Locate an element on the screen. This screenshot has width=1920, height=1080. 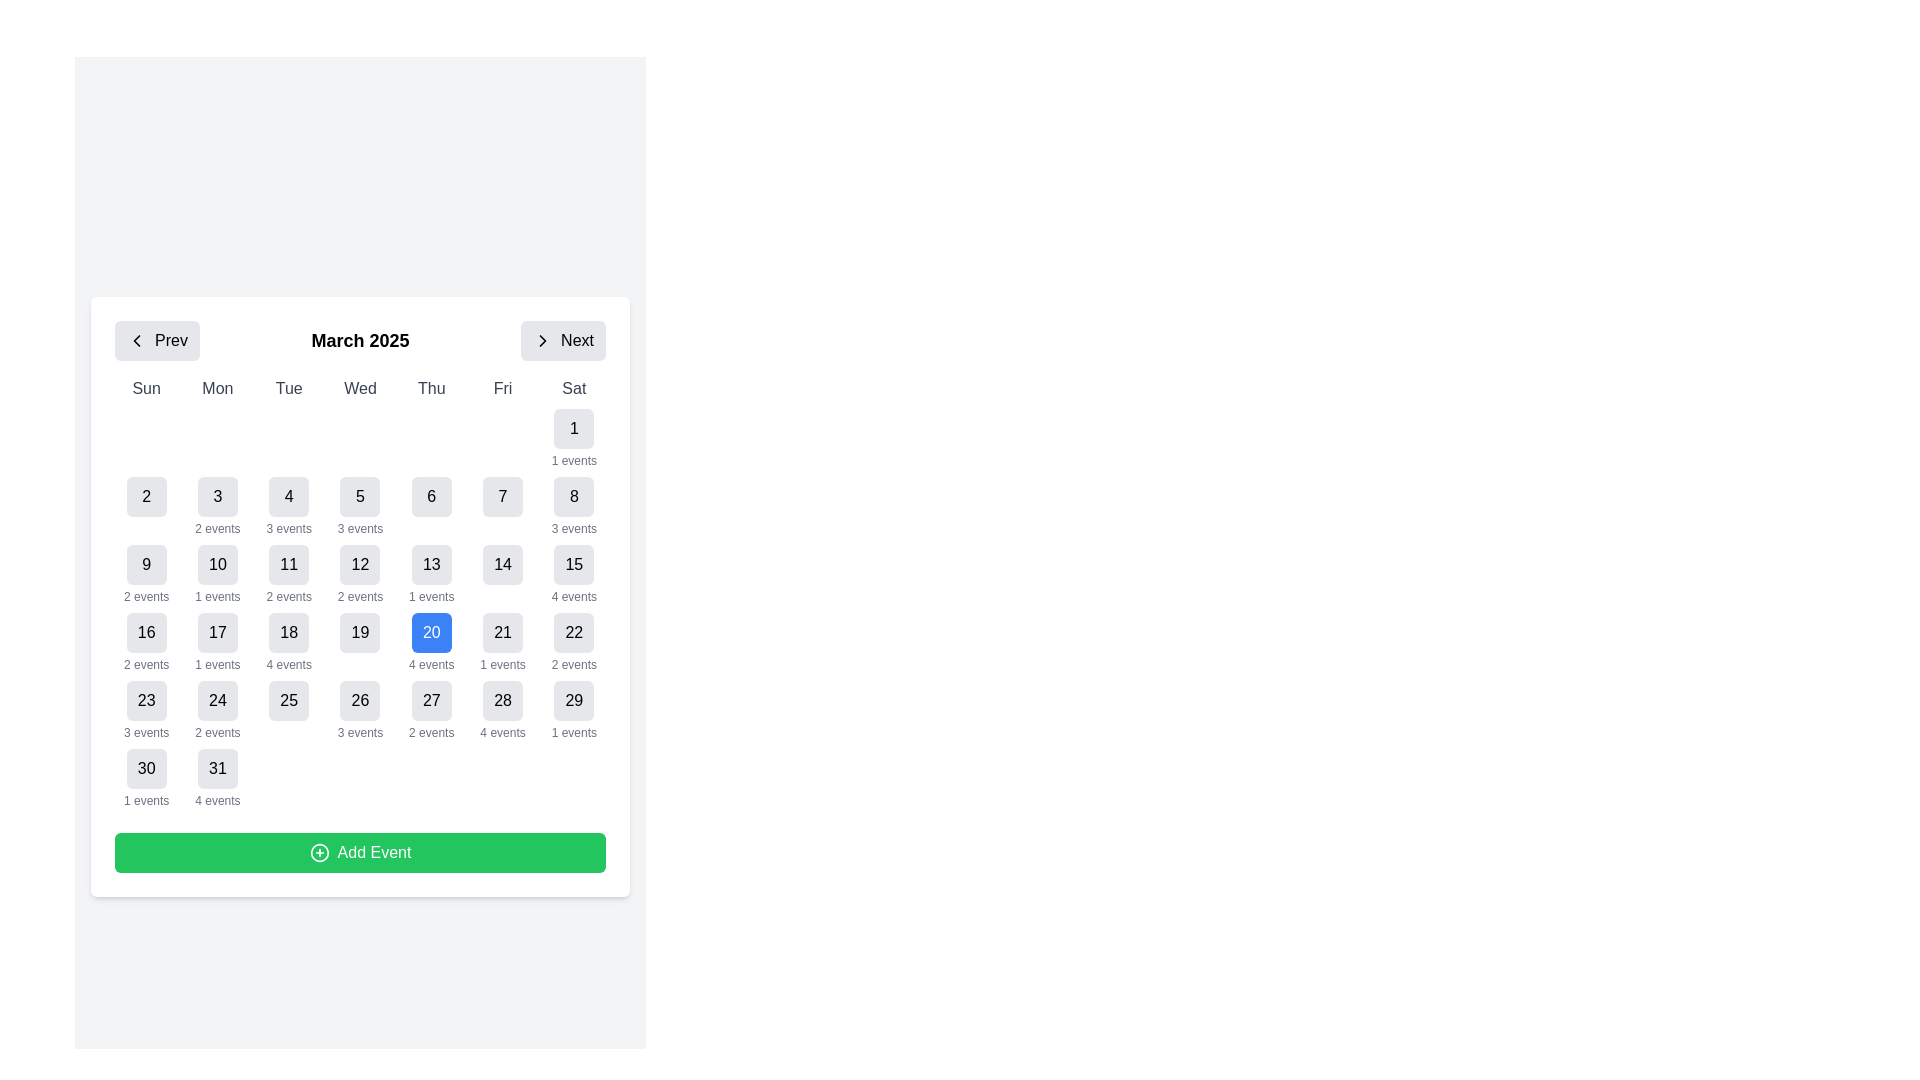
the text label displaying '1 events', which is positioned beneath the button-like element with the number '1' in the first column of the fifth row of the calendar grid layout is located at coordinates (217, 664).